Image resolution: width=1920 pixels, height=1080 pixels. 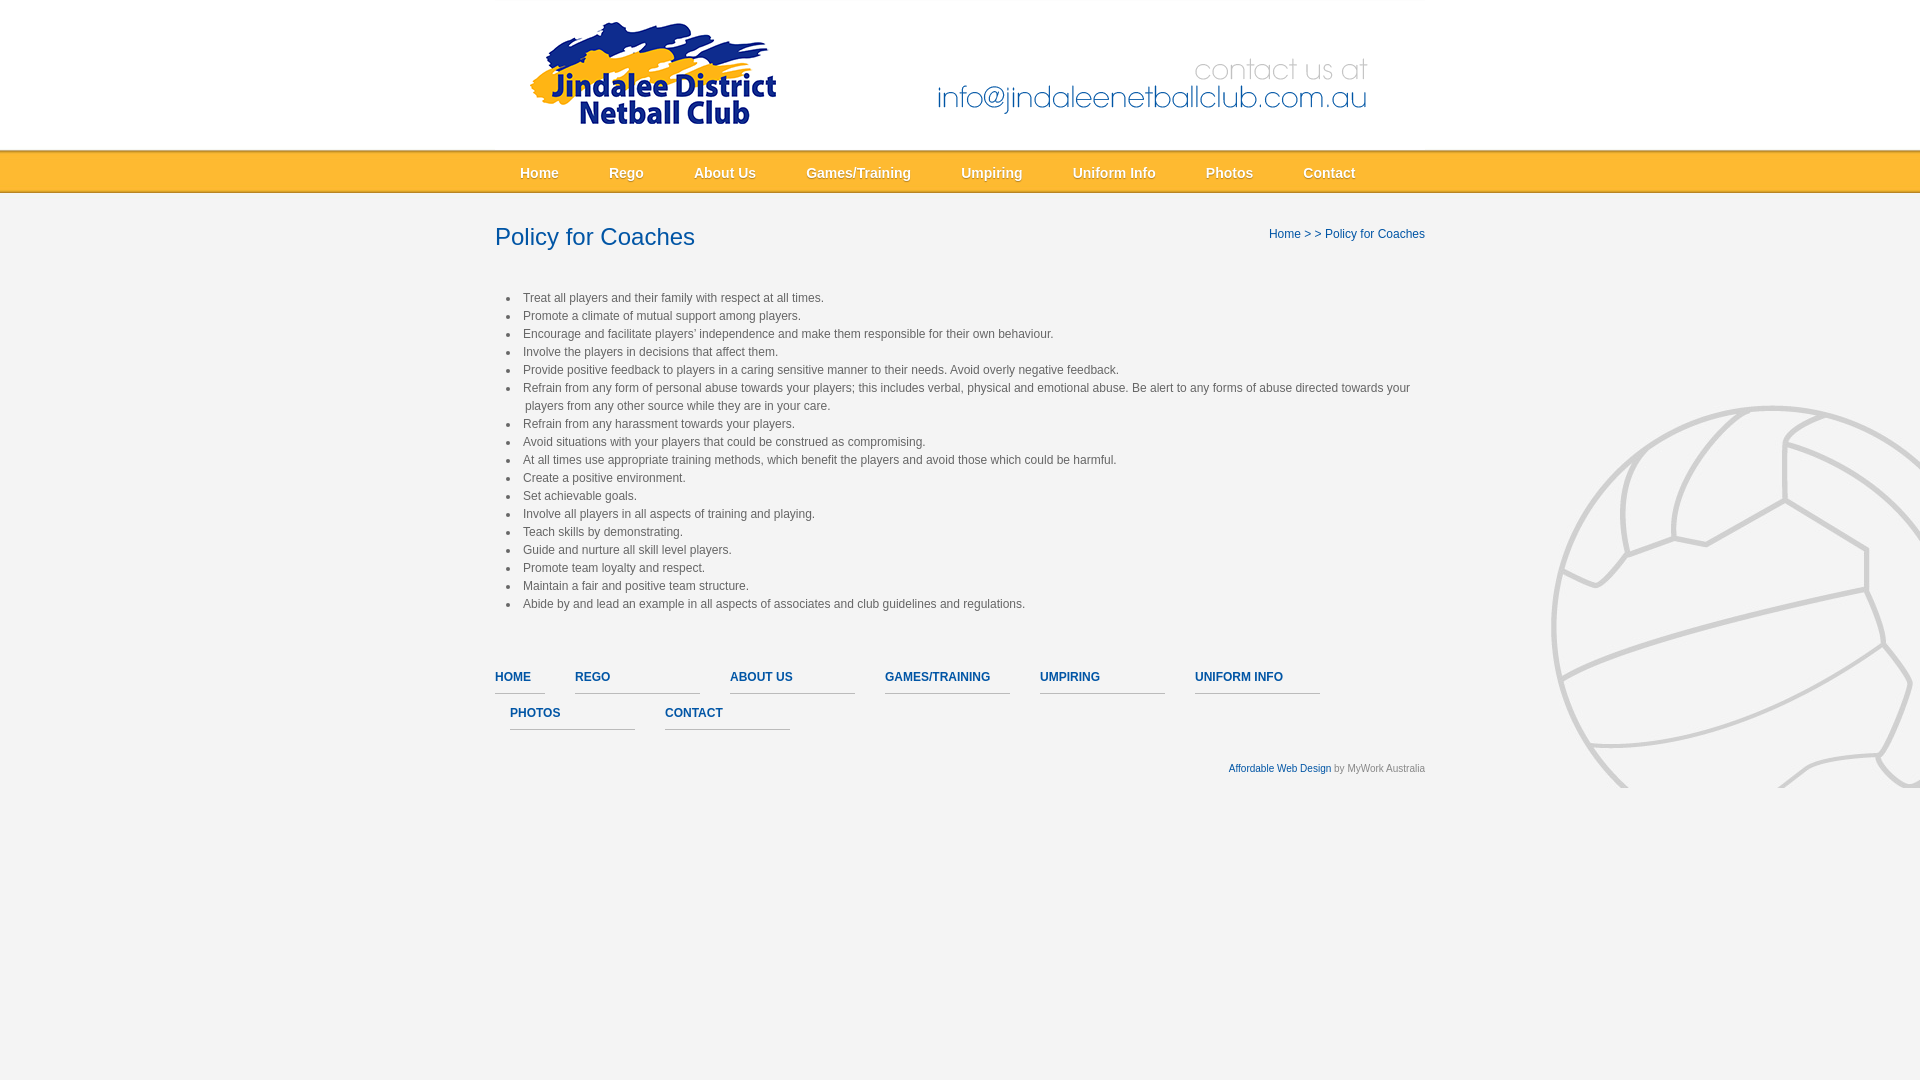 What do you see at coordinates (588, 172) in the screenshot?
I see `'Rego'` at bounding box center [588, 172].